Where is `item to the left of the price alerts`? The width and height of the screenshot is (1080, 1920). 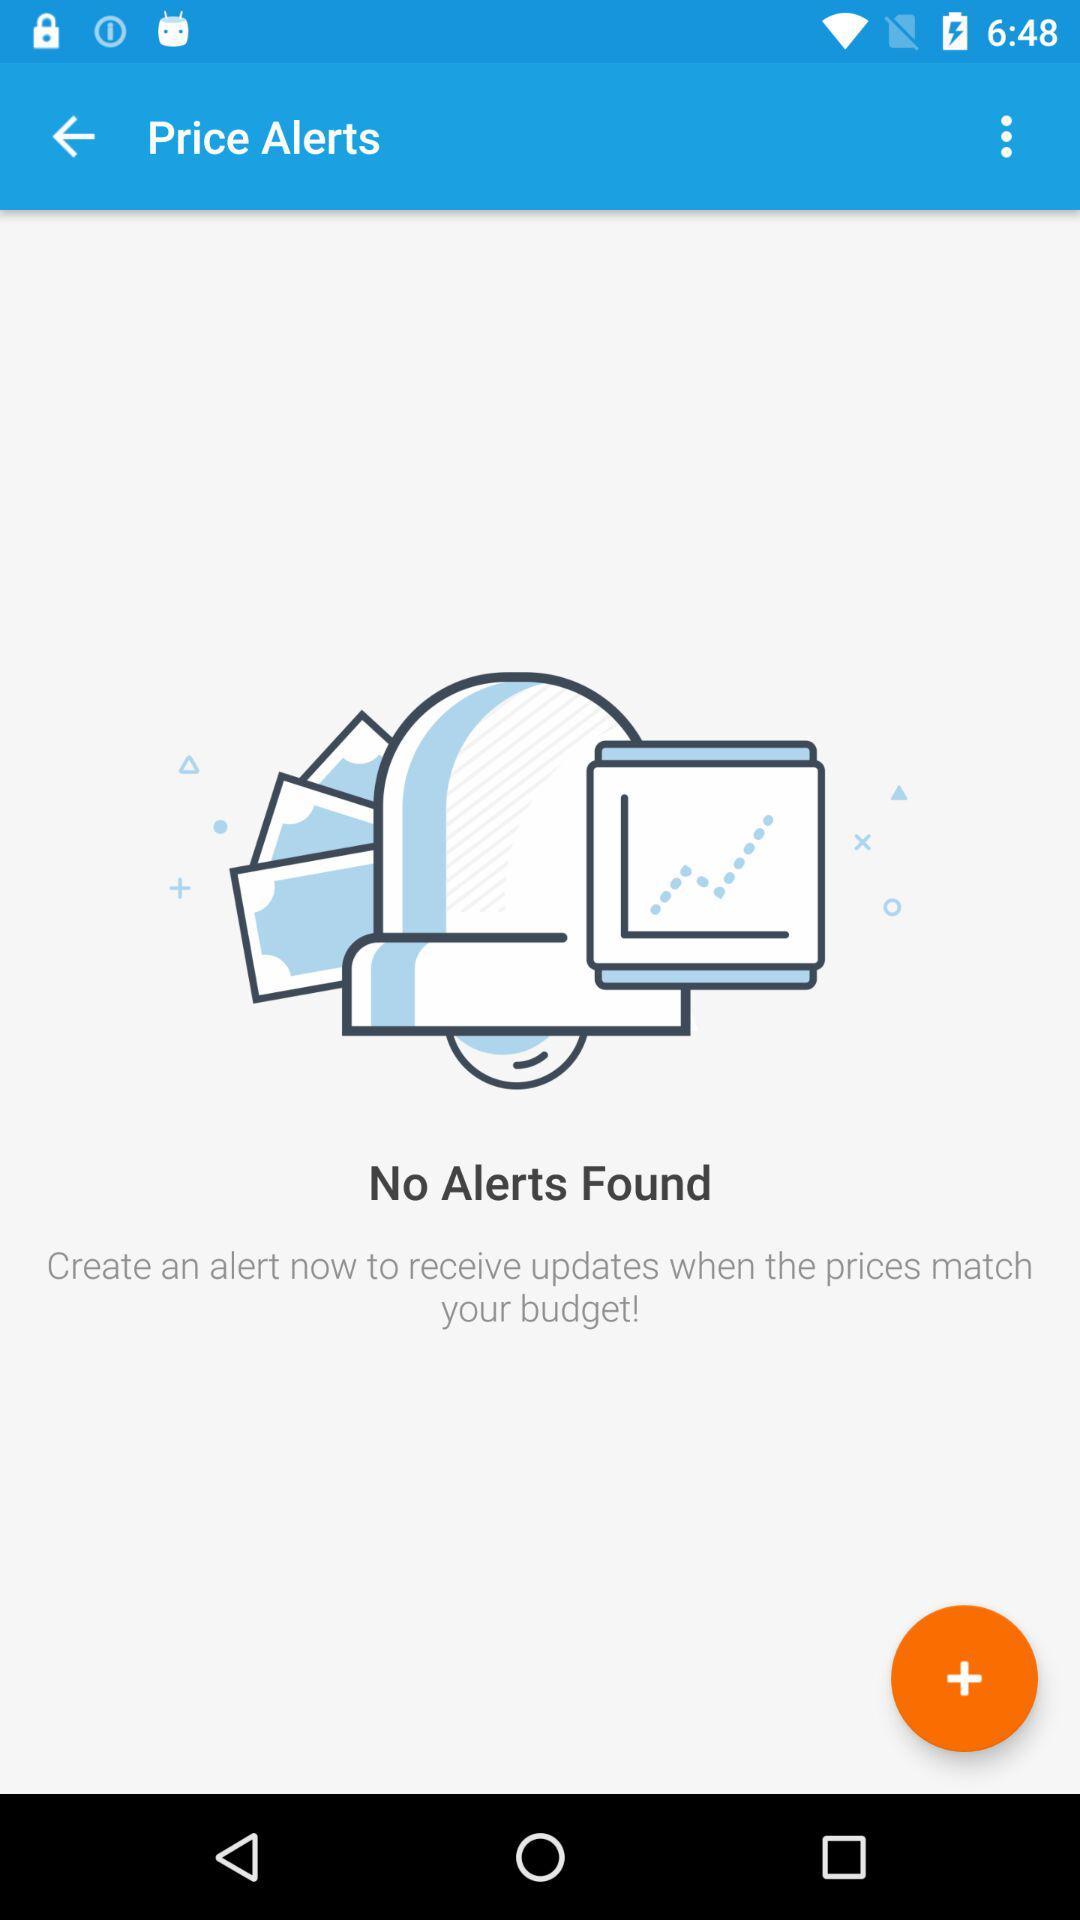 item to the left of the price alerts is located at coordinates (72, 135).